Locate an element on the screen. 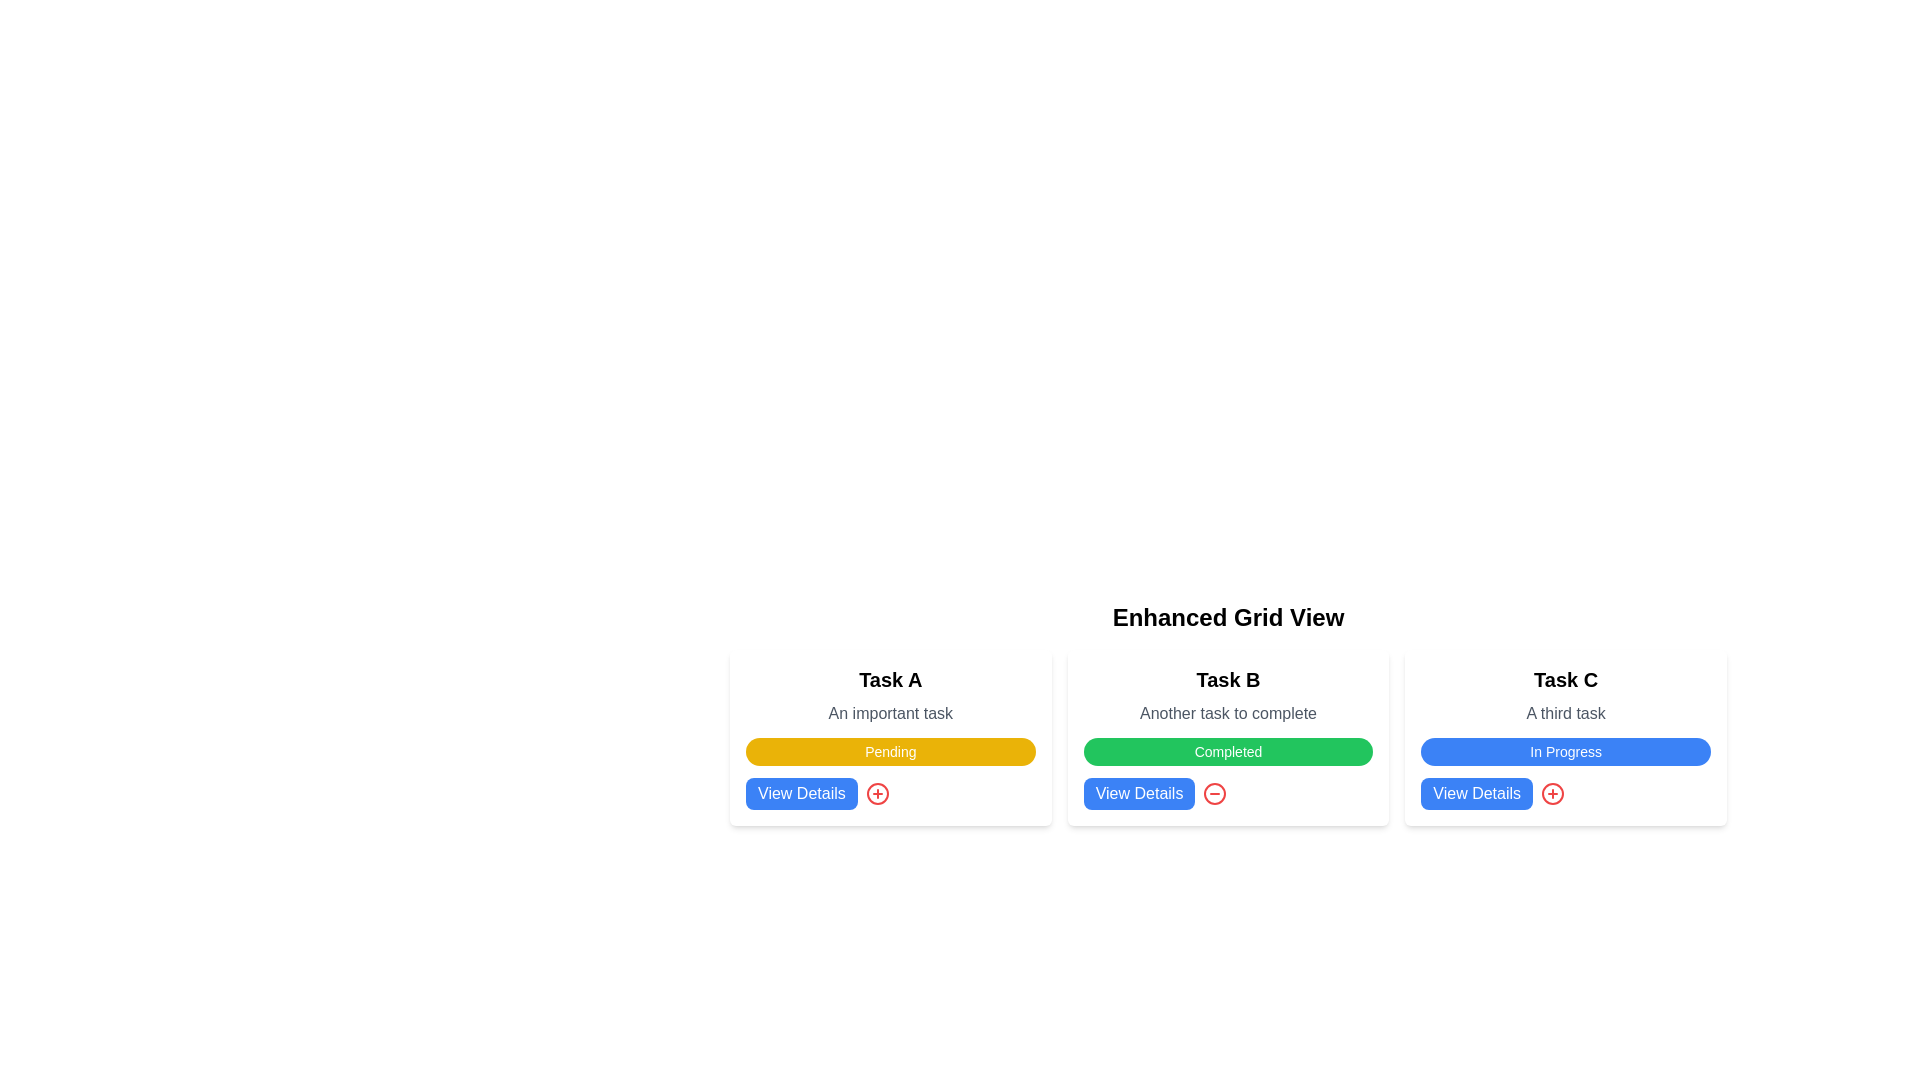 This screenshot has height=1080, width=1920. the pill-shaped Status Indicator Label displaying 'In Progress' with a blue background, located within the card labeled 'Task C' is located at coordinates (1565, 752).